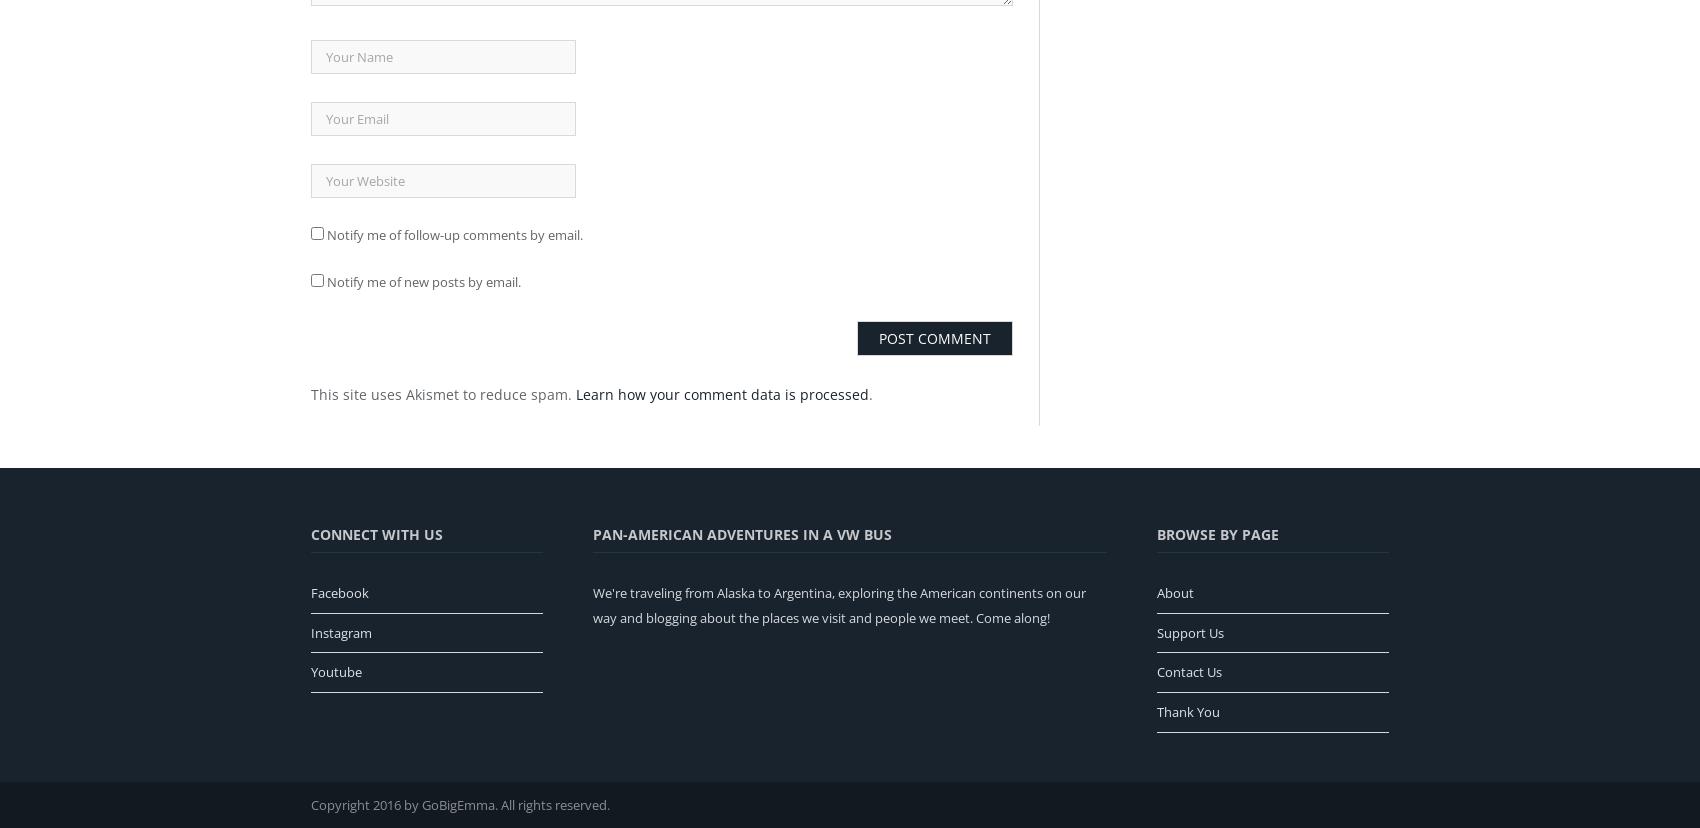  I want to click on 'Contact Us', so click(1188, 671).